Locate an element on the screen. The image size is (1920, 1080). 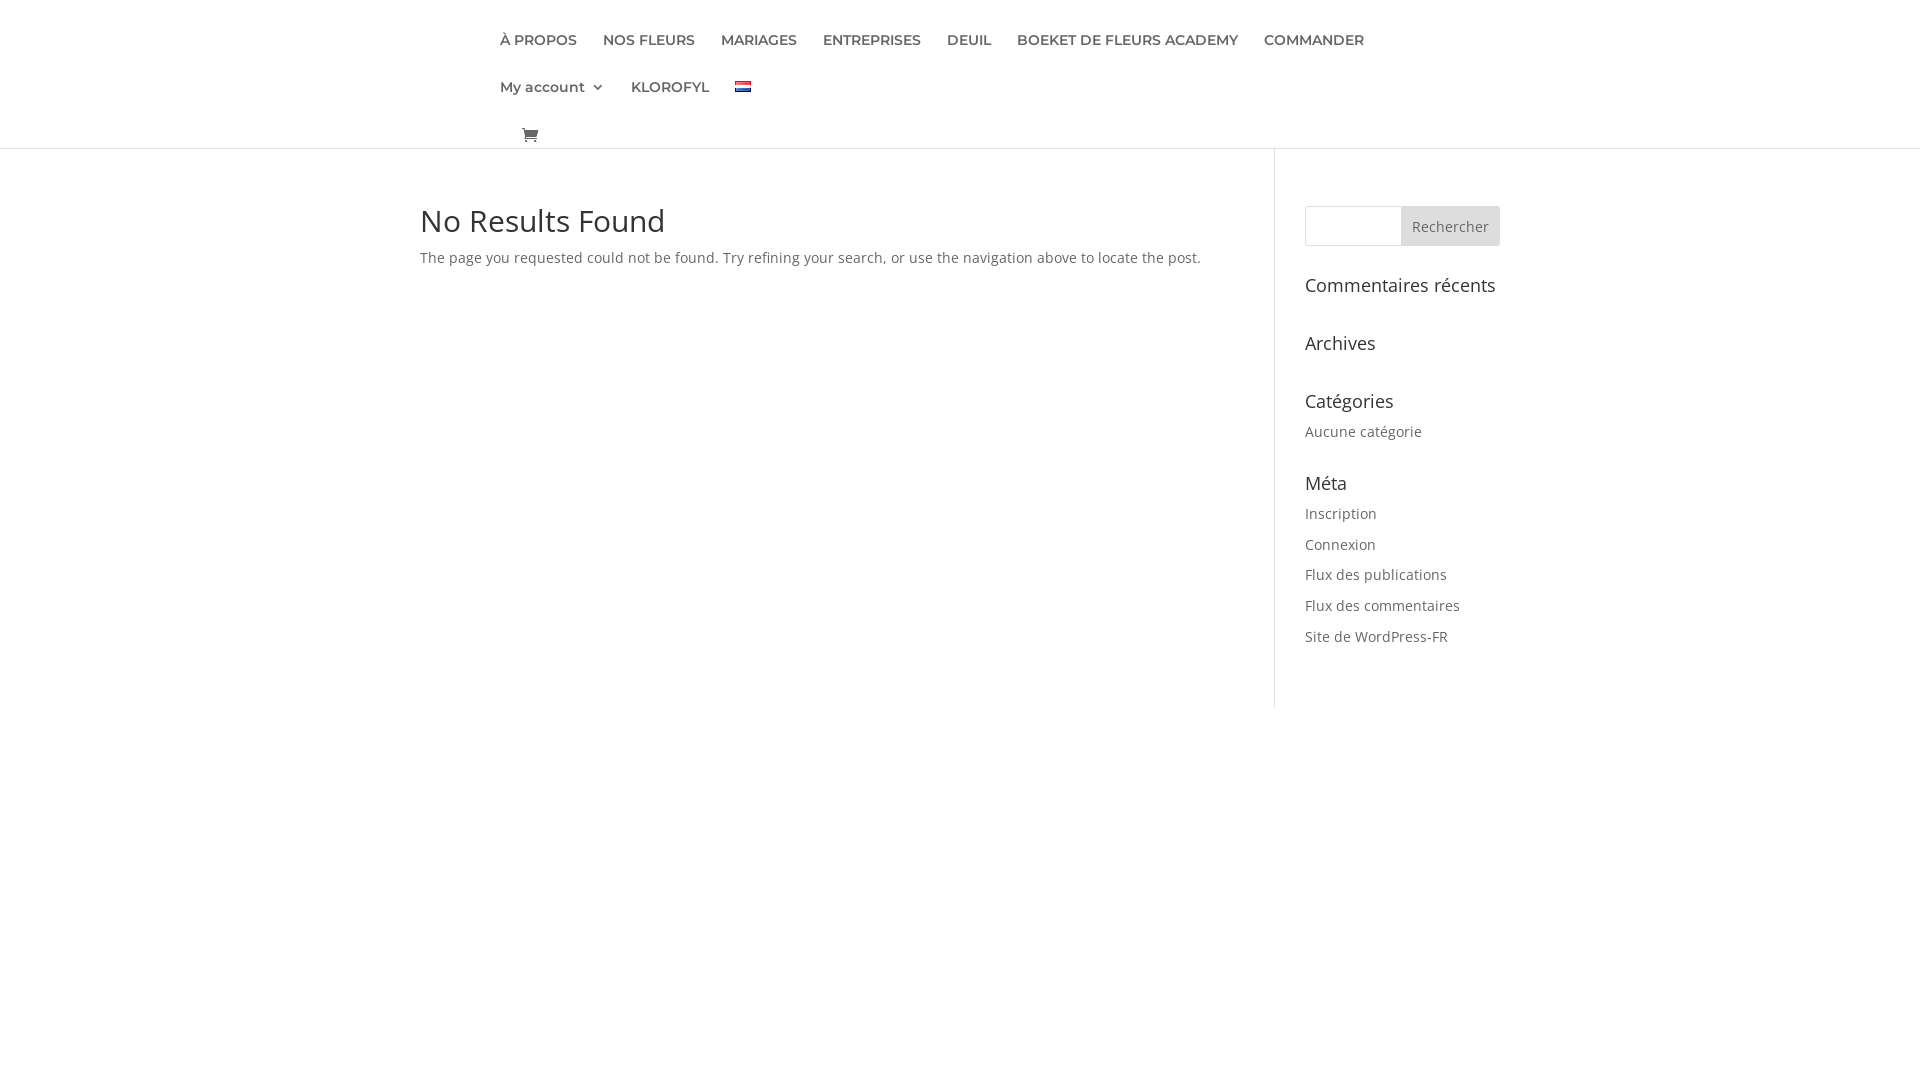
'Connexion' is located at coordinates (1340, 544).